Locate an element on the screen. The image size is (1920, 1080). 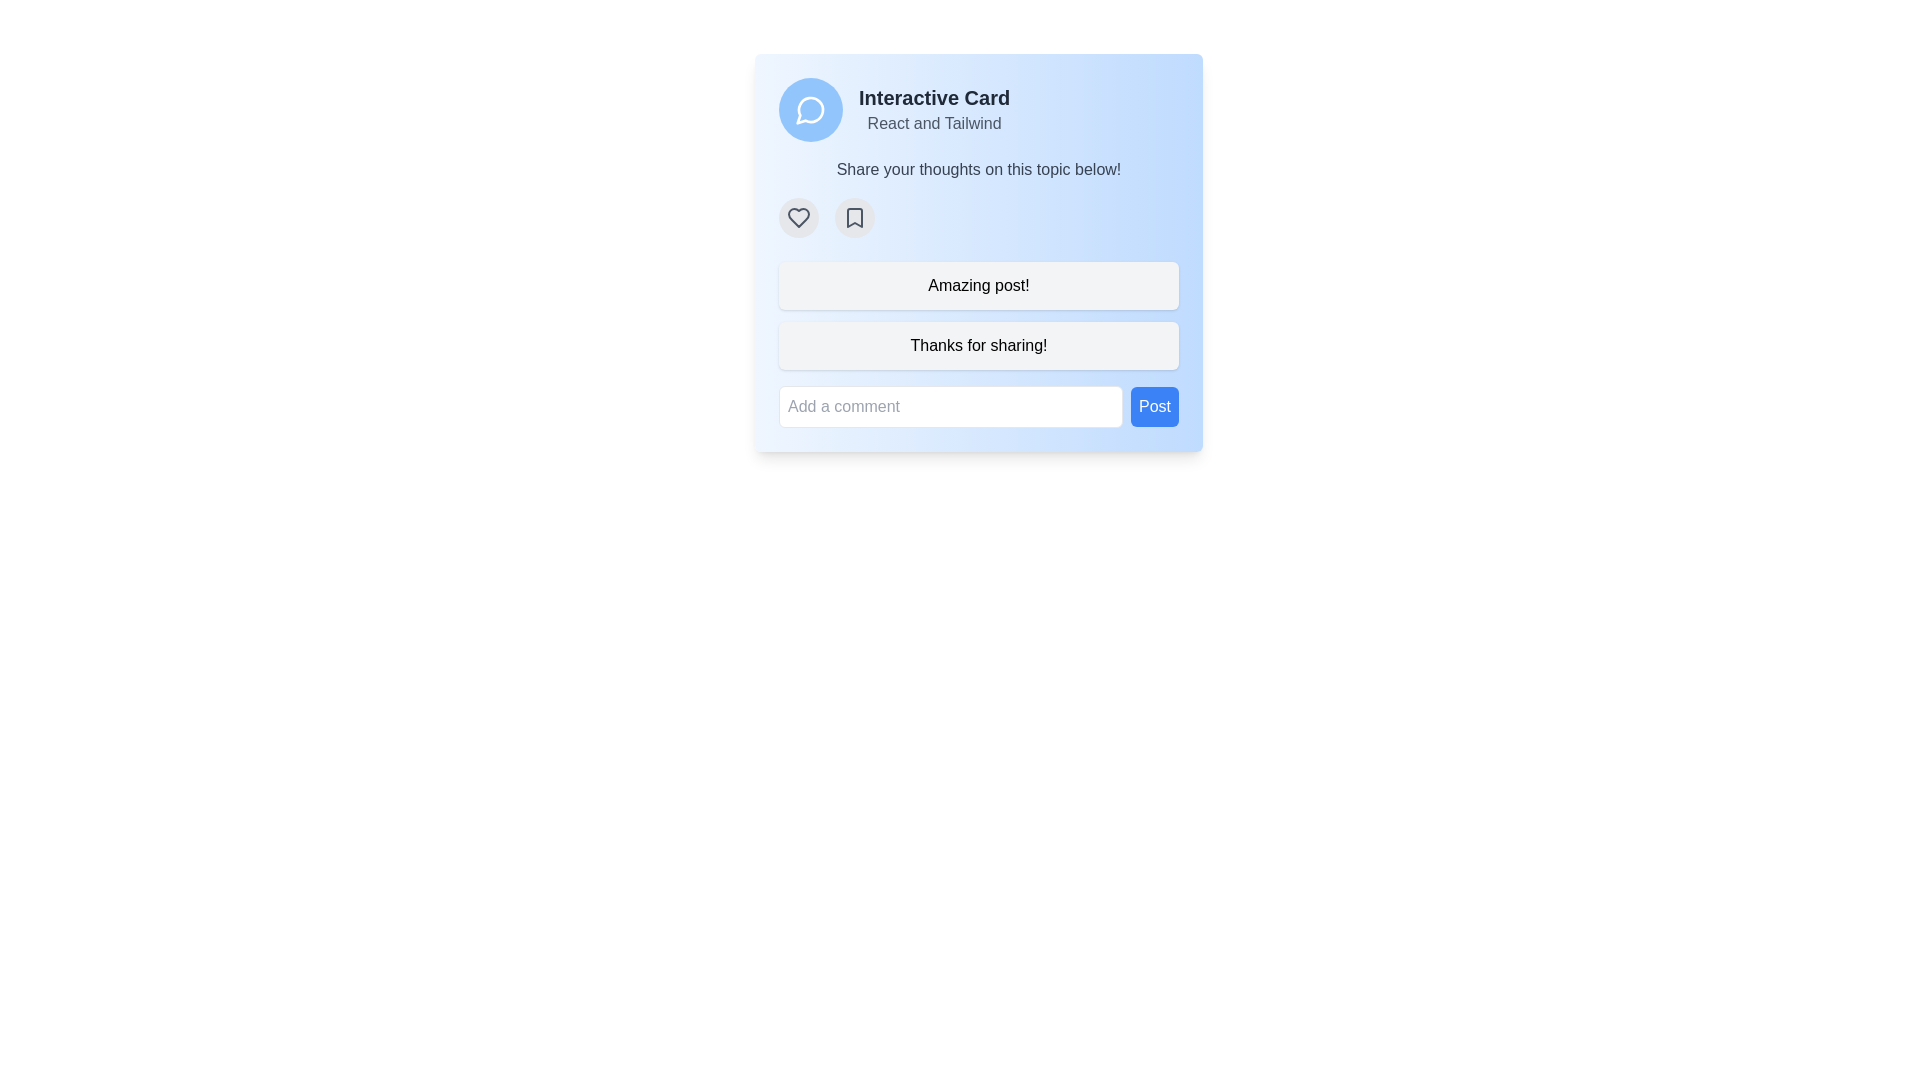
the circular icon button with a light gray background and a dark gray heart outline to like or unlike is located at coordinates (797, 218).